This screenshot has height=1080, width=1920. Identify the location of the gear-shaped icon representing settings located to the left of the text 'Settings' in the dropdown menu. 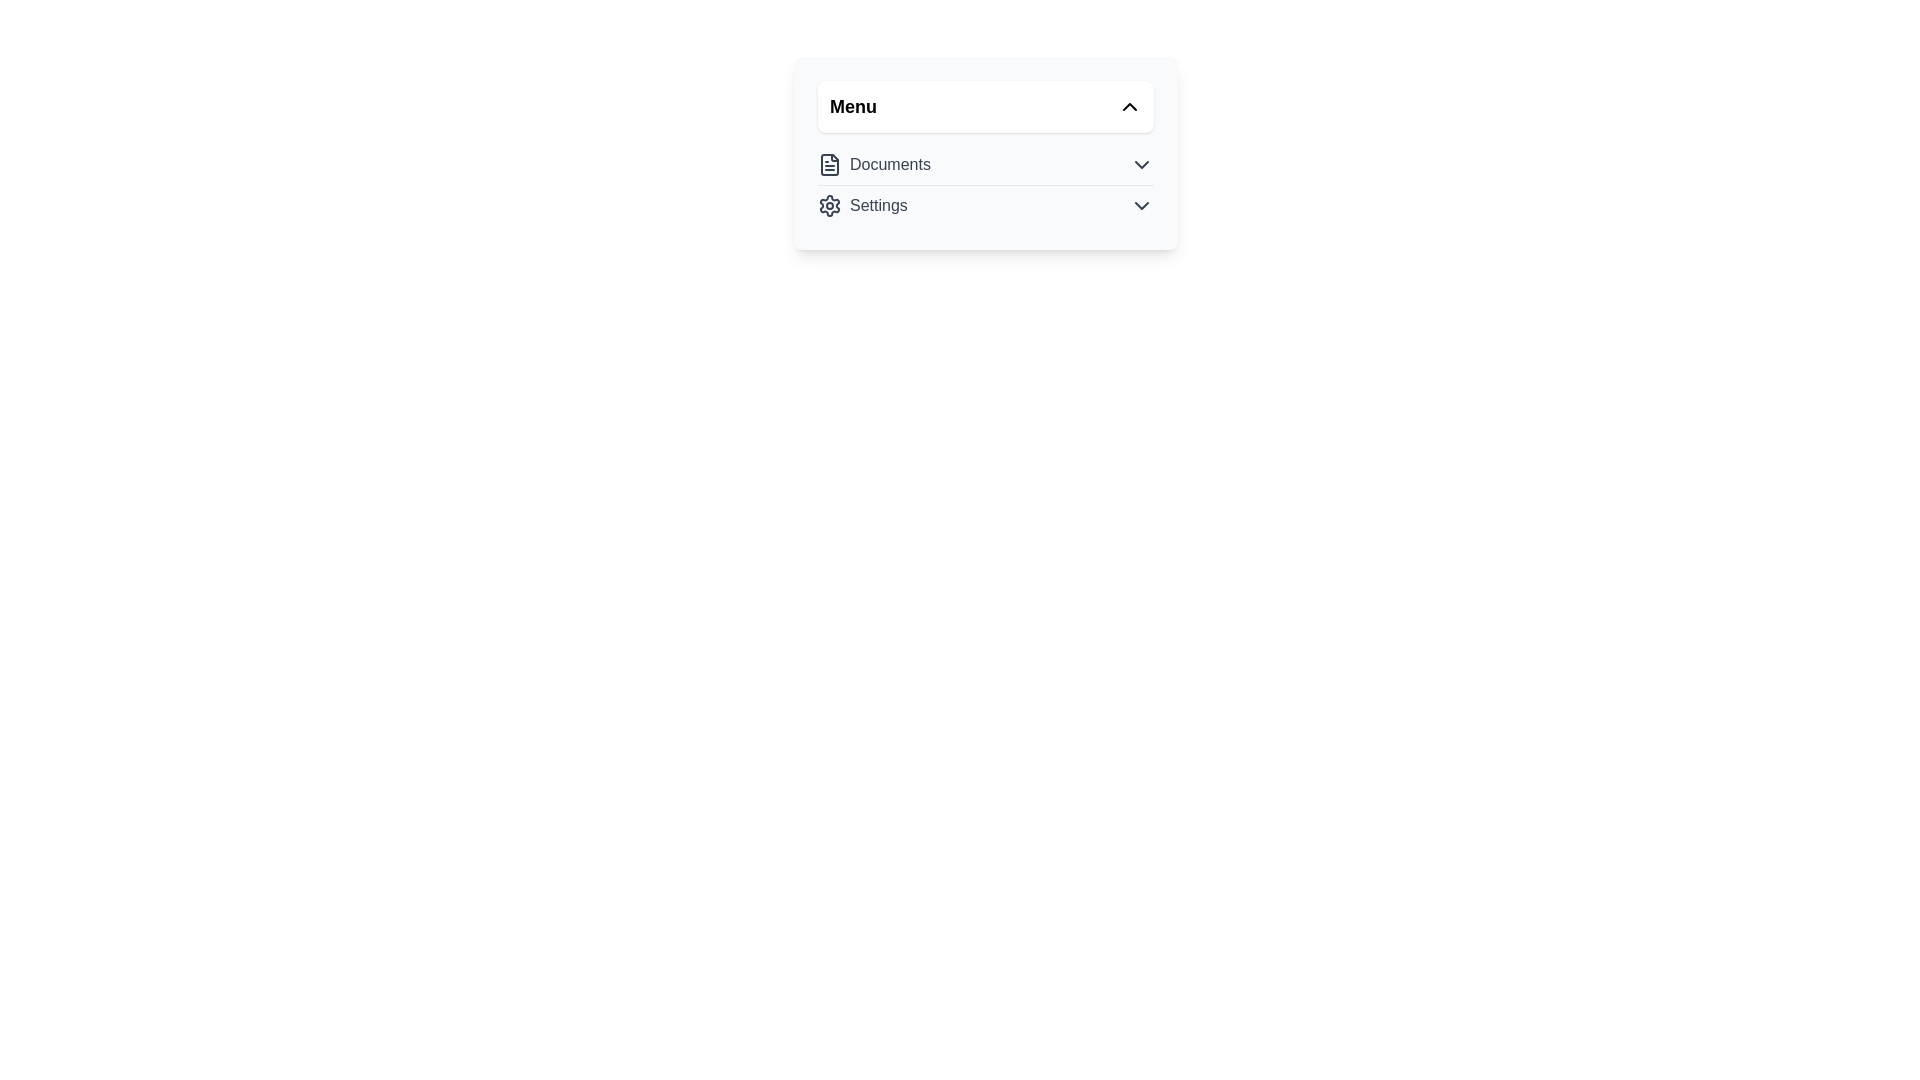
(830, 205).